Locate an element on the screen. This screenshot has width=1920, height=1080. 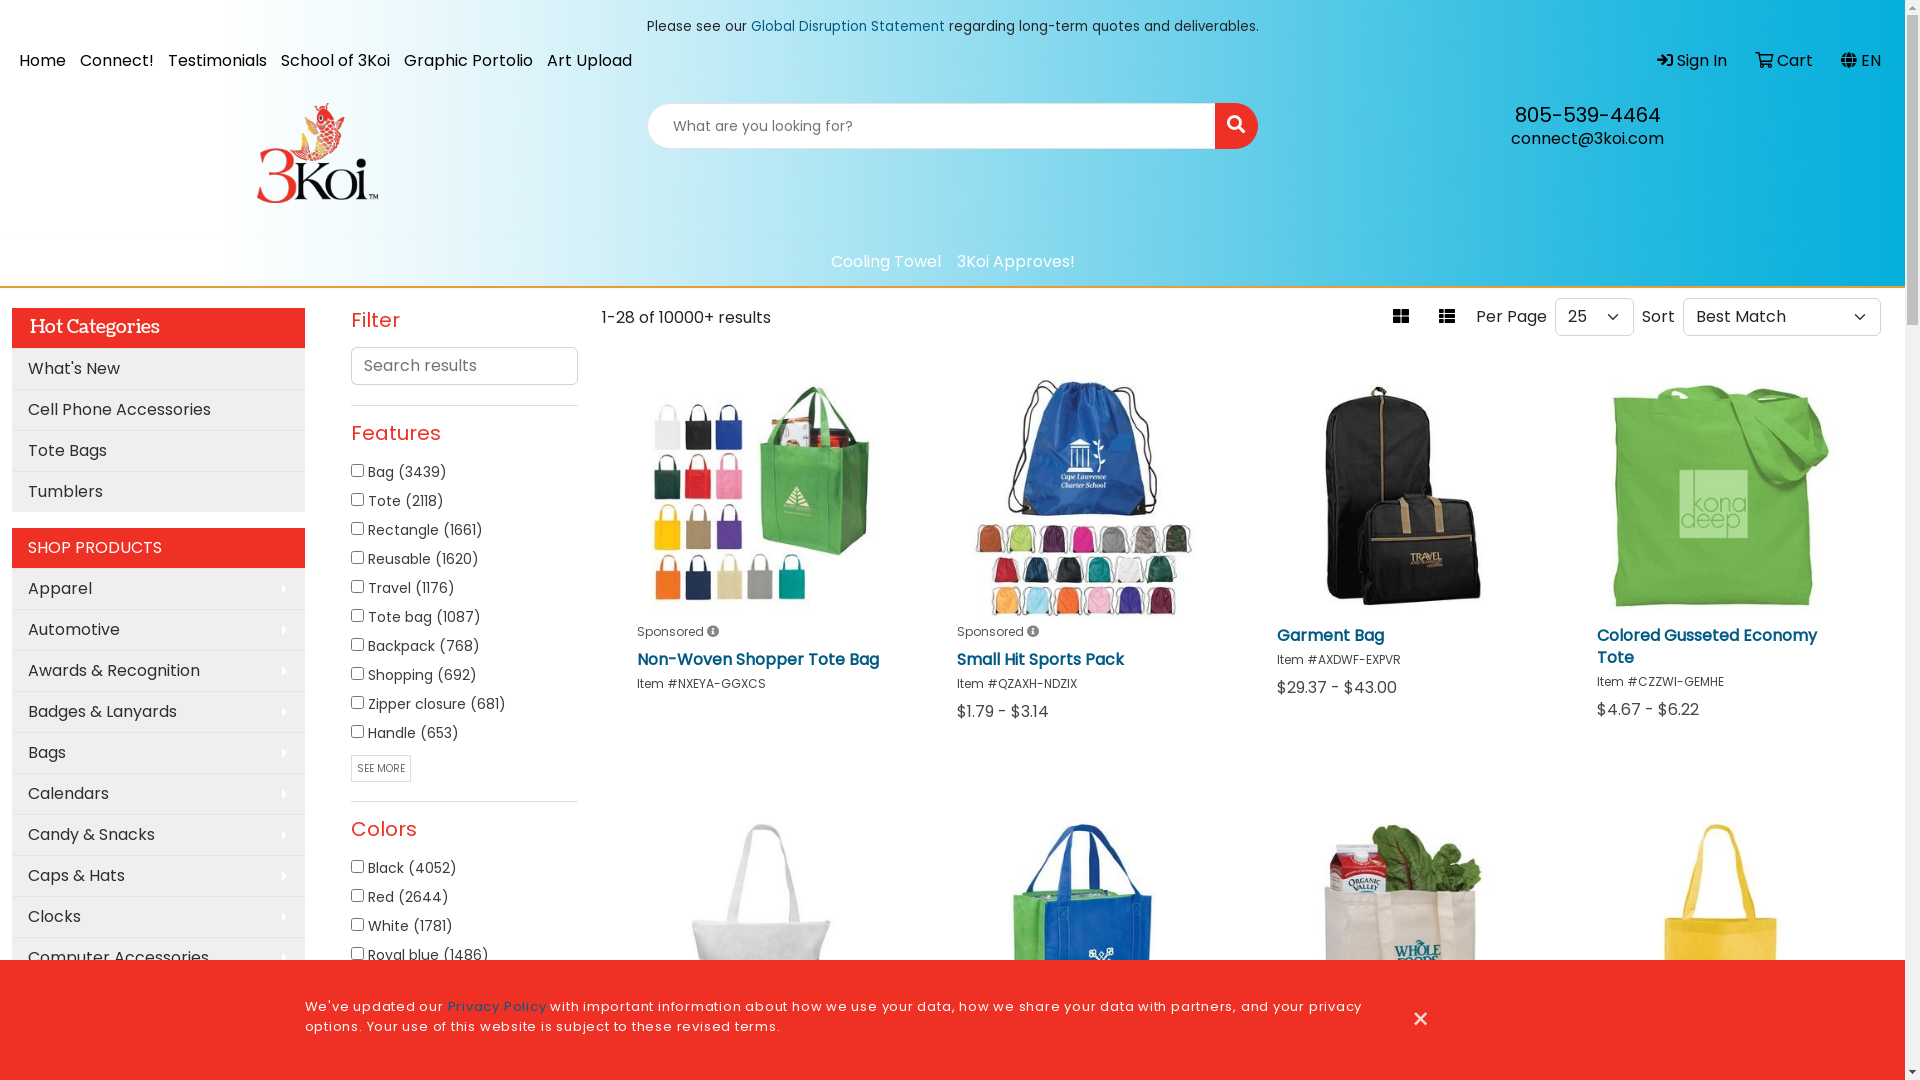
'Tote Bags' is located at coordinates (157, 450).